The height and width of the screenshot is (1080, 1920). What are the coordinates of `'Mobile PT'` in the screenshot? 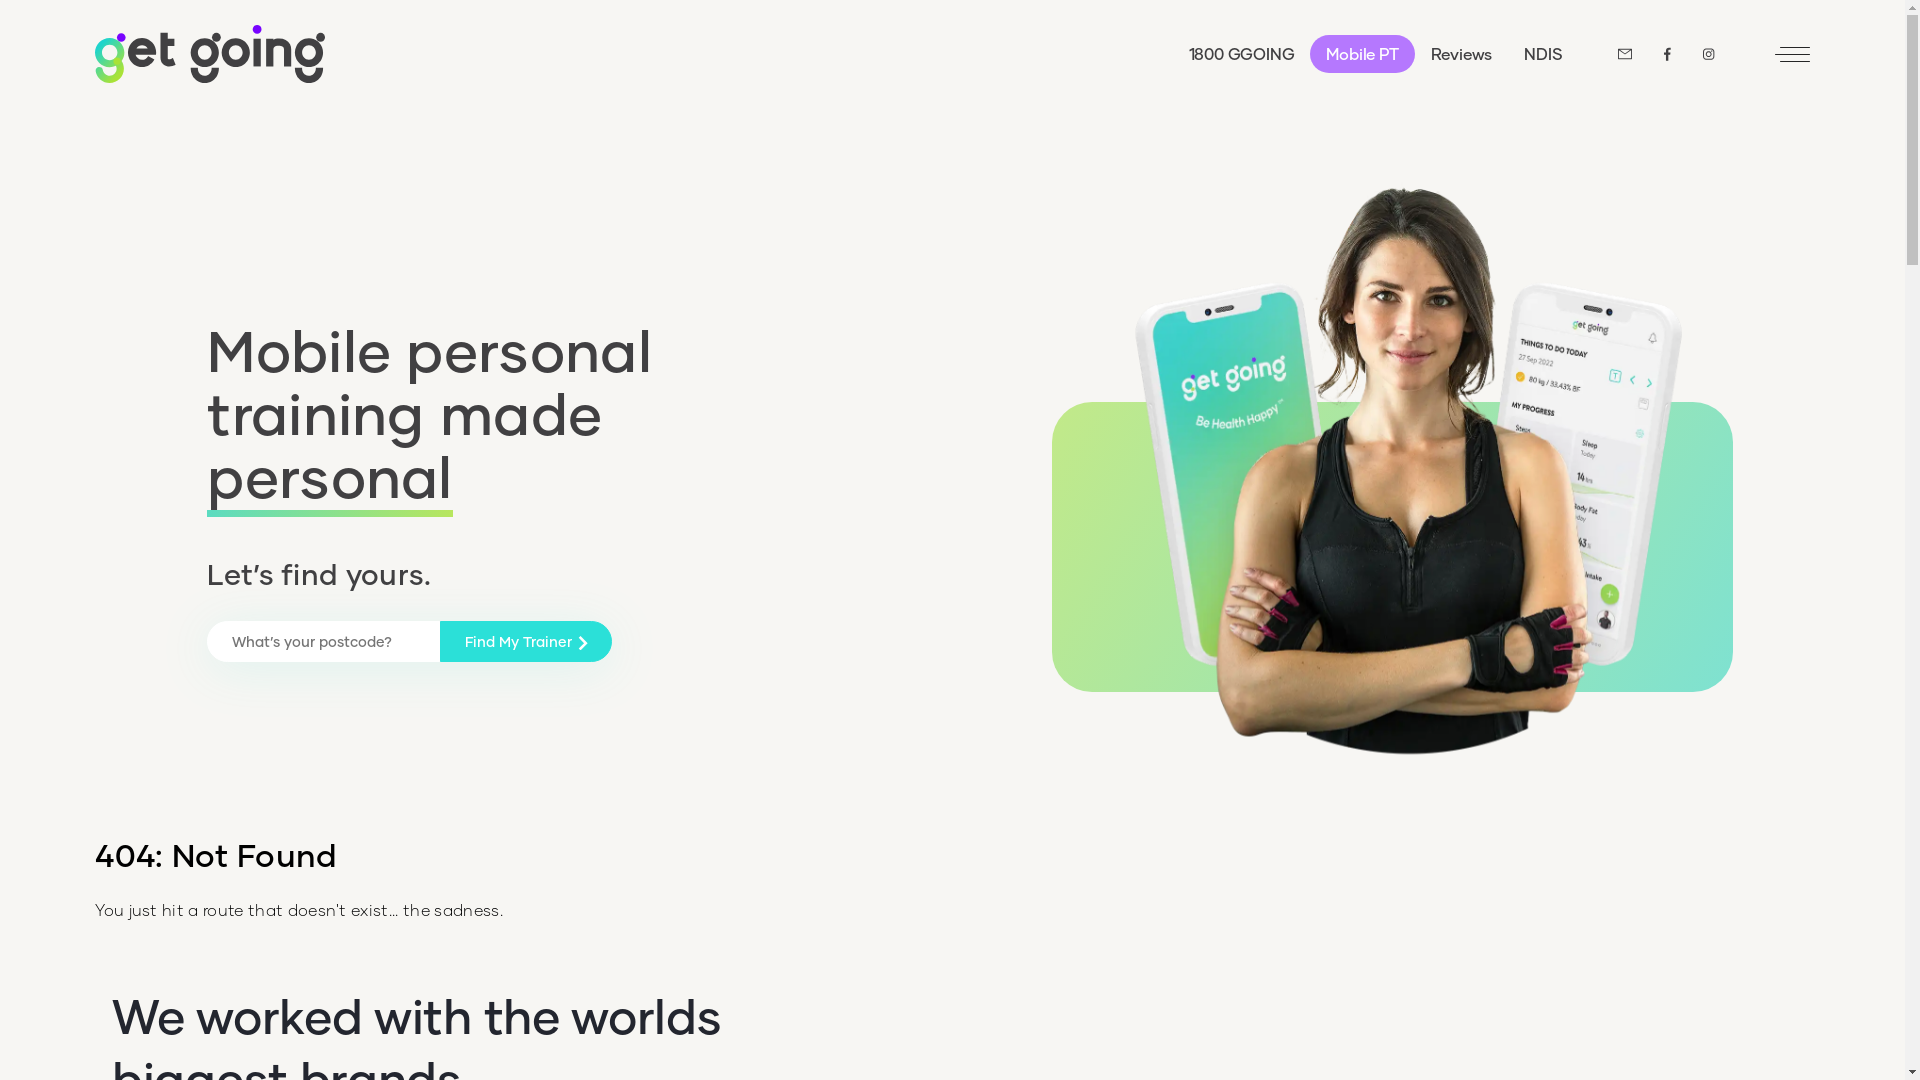 It's located at (1361, 53).